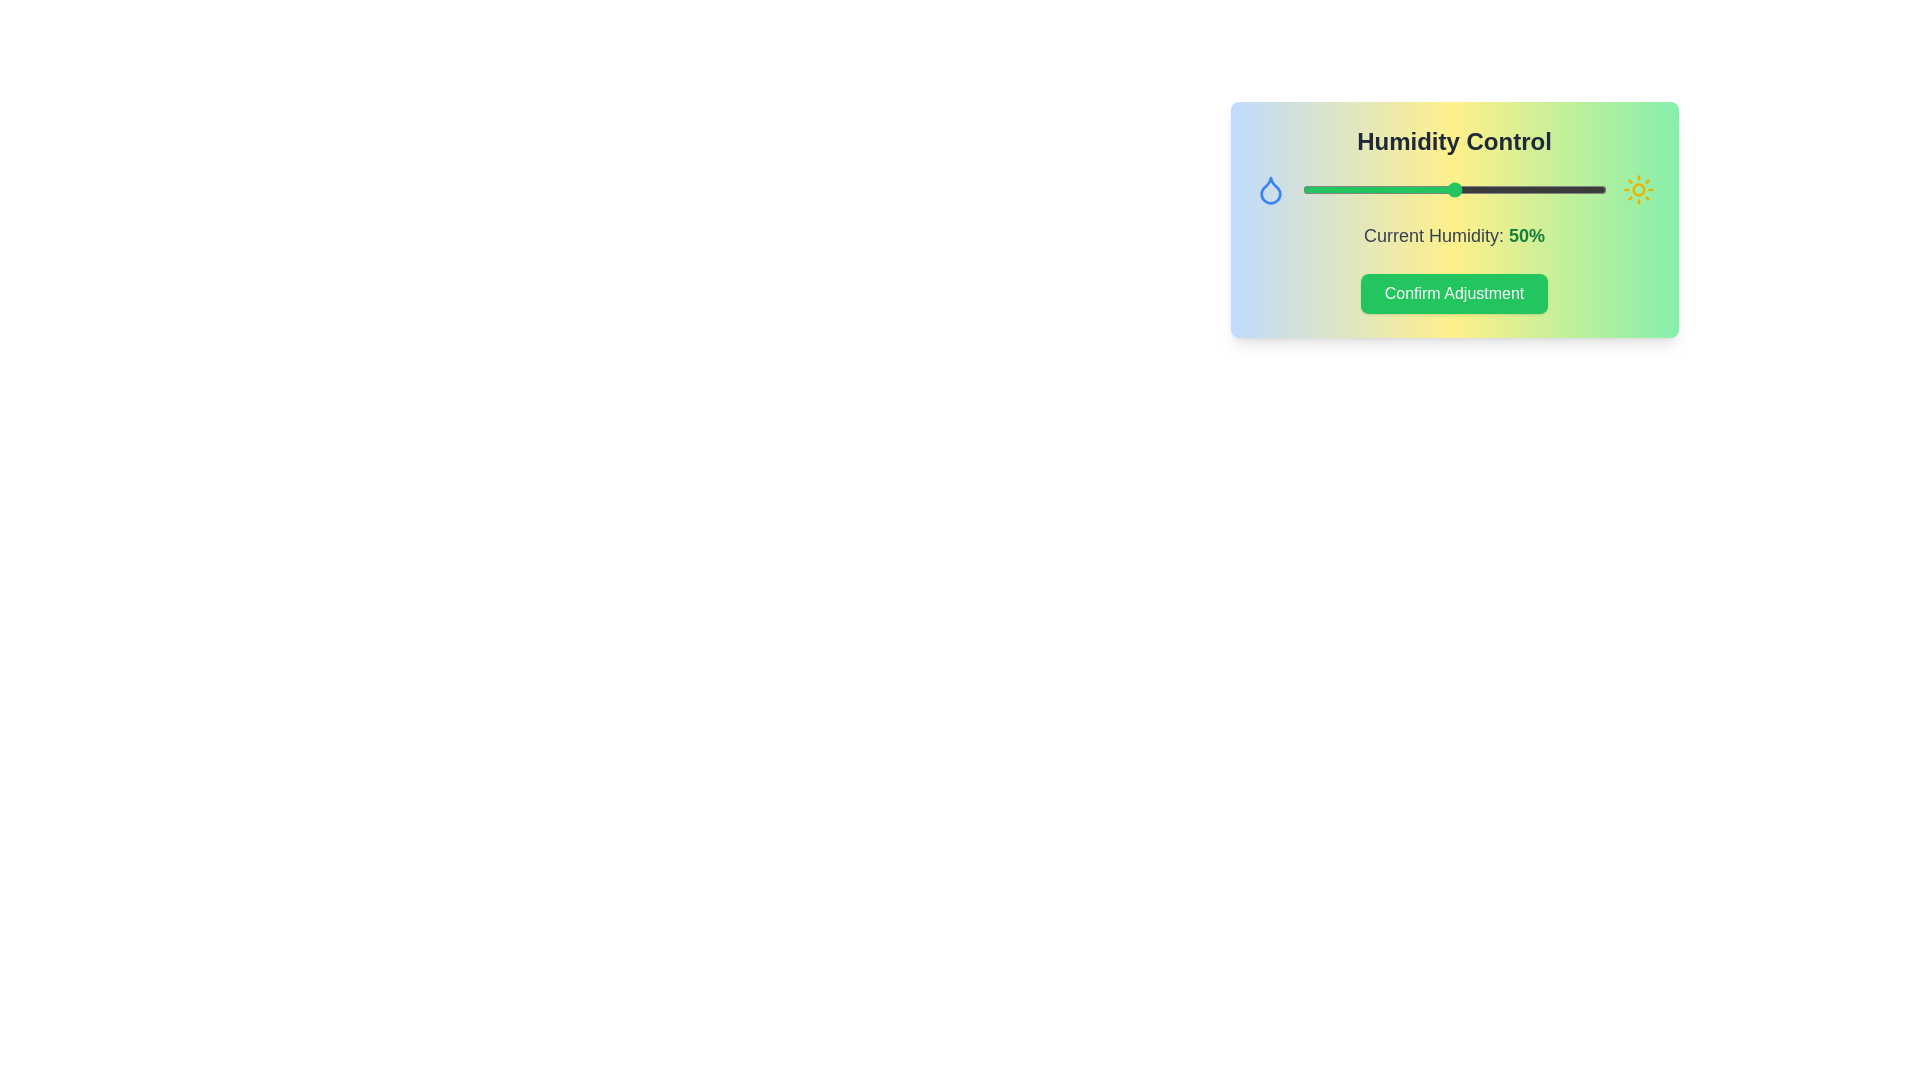 The image size is (1920, 1080). Describe the element at coordinates (1454, 293) in the screenshot. I see `'Confirm Adjustment' button to save the selected humidity value` at that location.